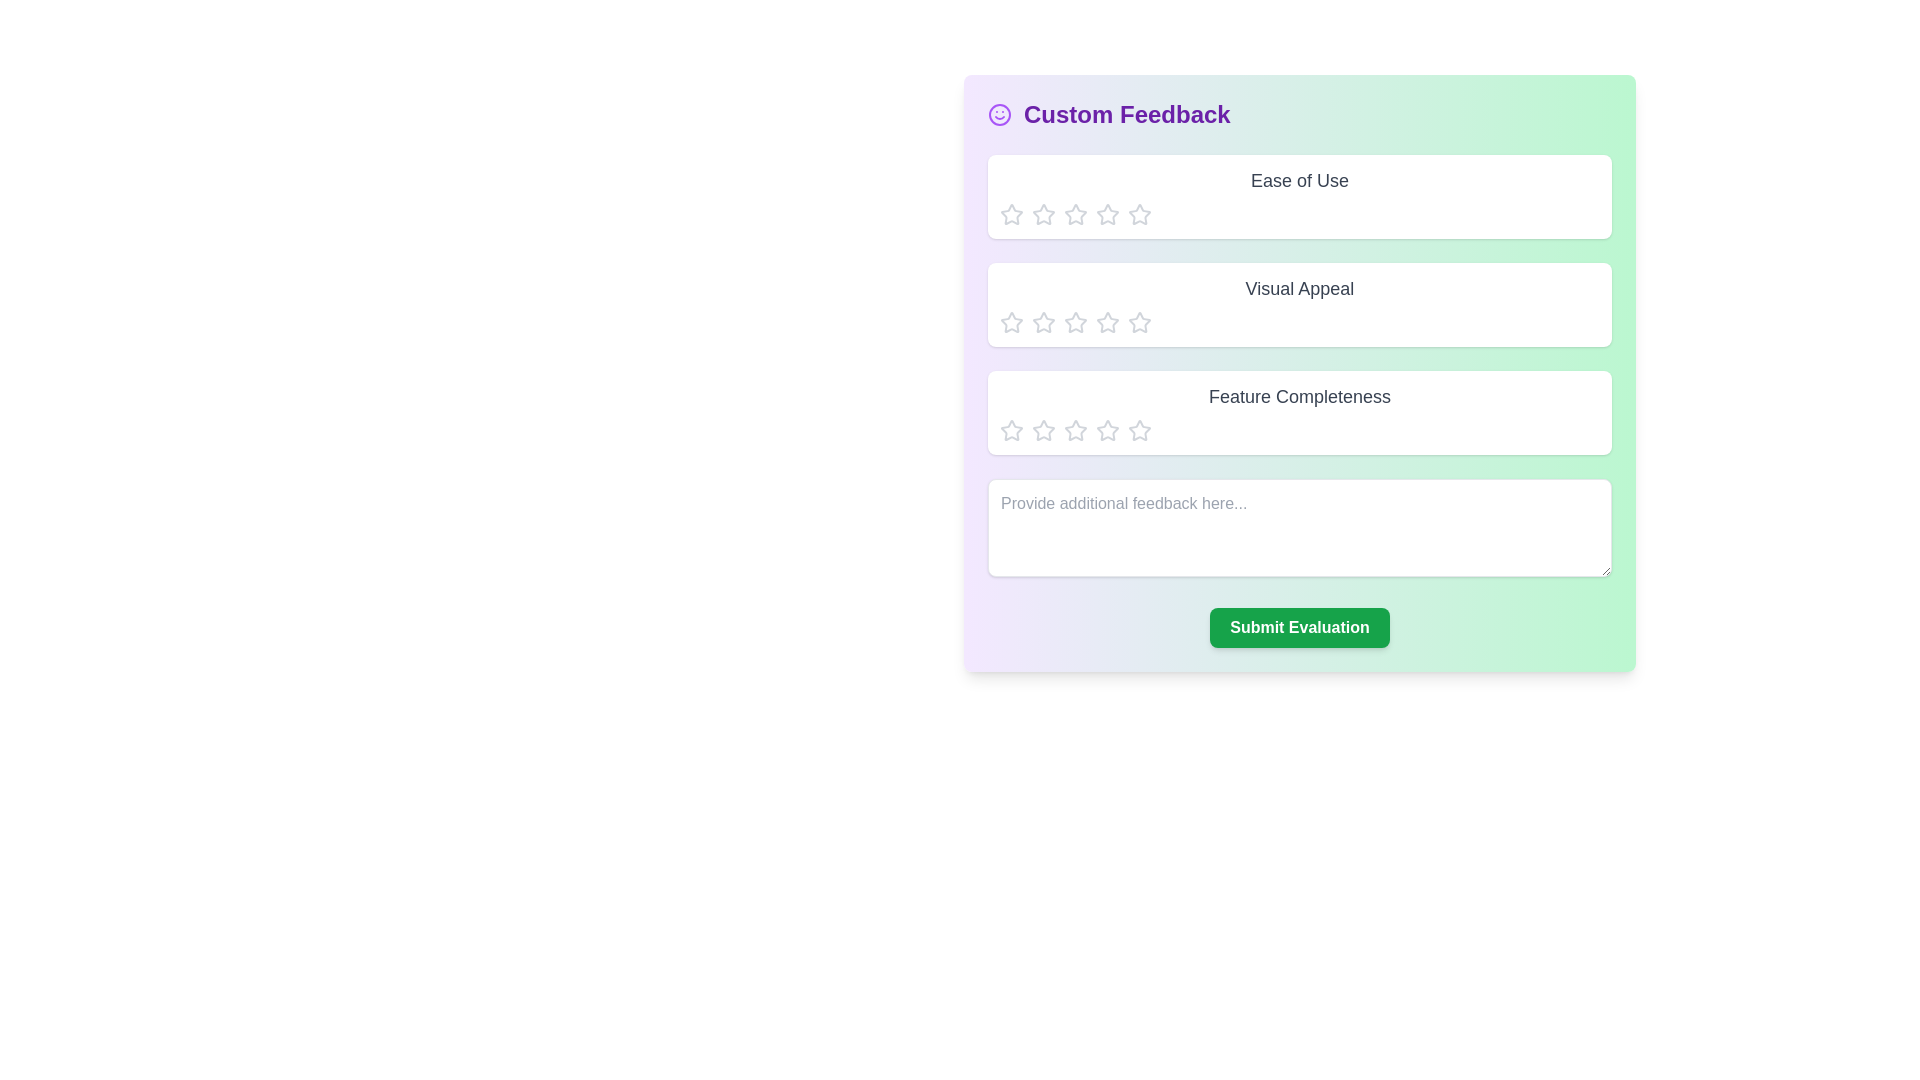 Image resolution: width=1920 pixels, height=1080 pixels. What do you see at coordinates (1300, 627) in the screenshot?
I see `'Submit Evaluation' button to submit the feedback` at bounding box center [1300, 627].